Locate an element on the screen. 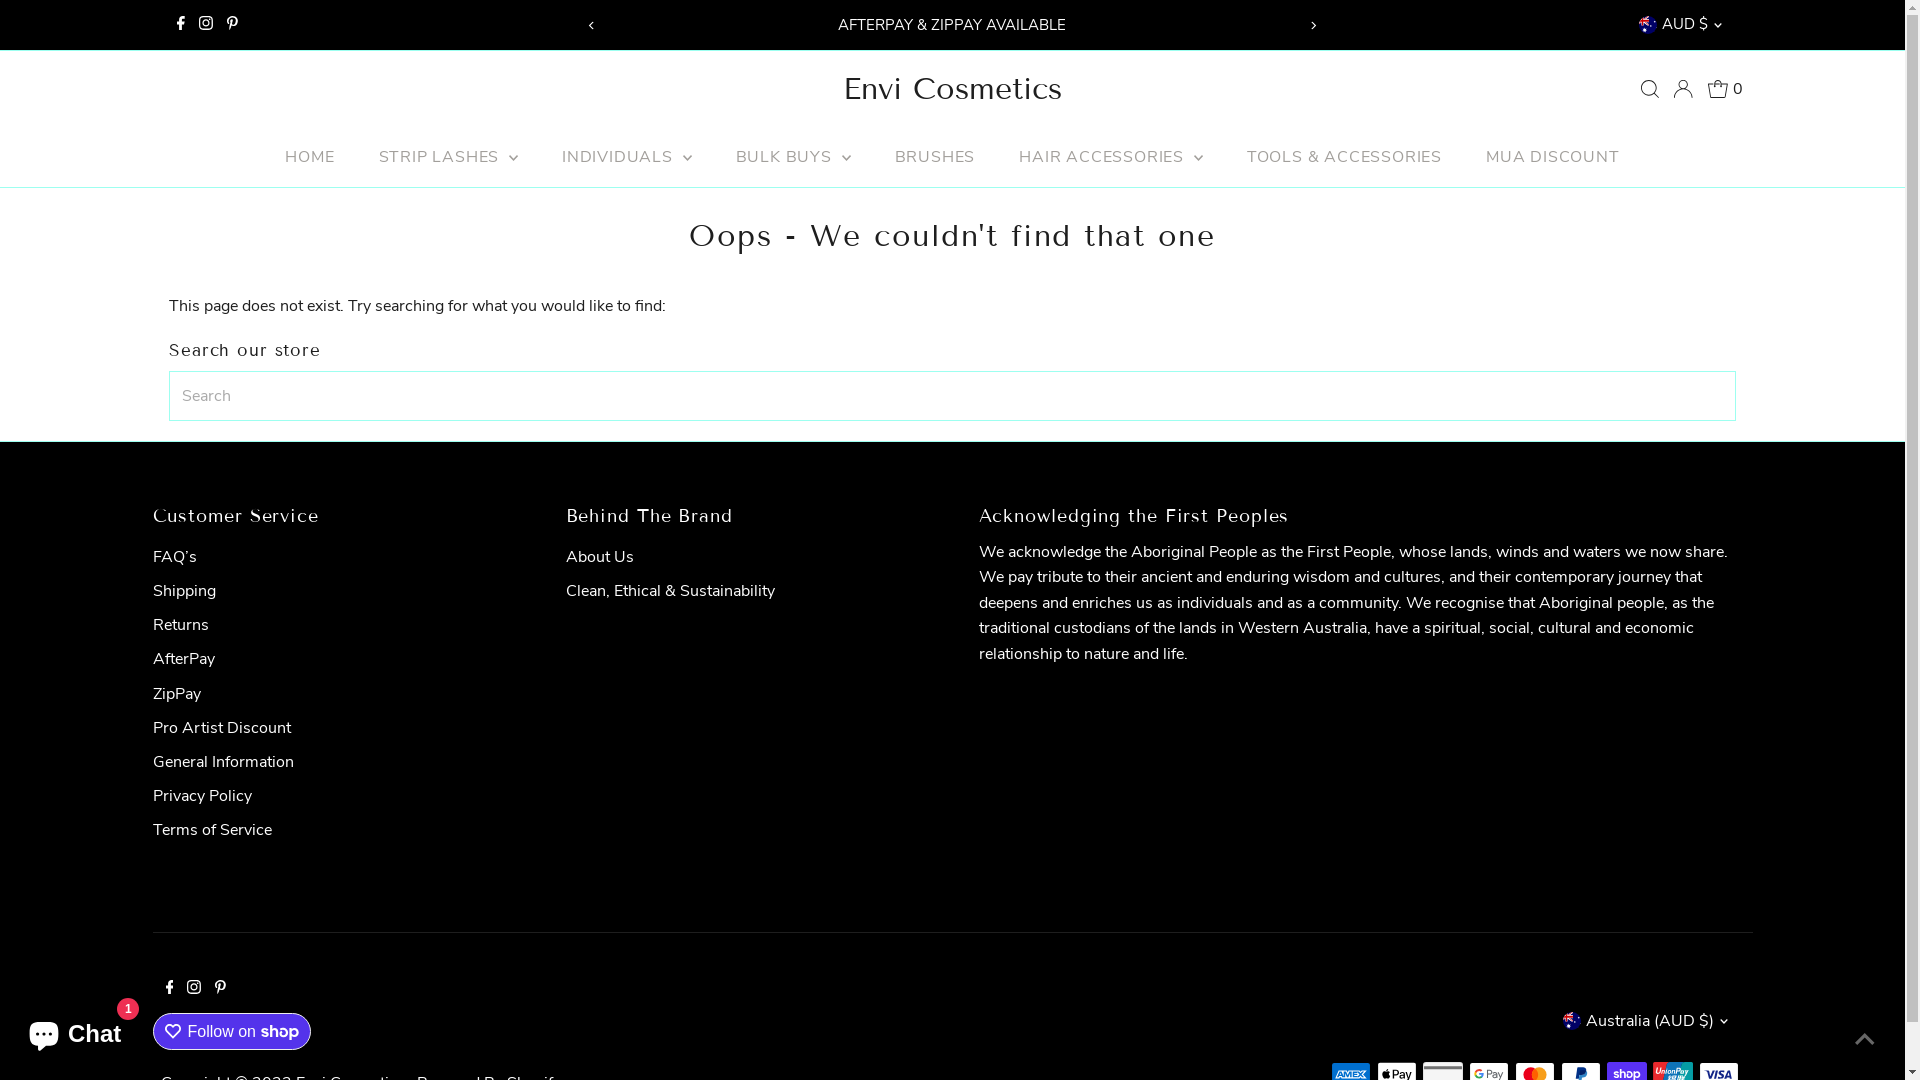  'AfterPay' is located at coordinates (182, 659).